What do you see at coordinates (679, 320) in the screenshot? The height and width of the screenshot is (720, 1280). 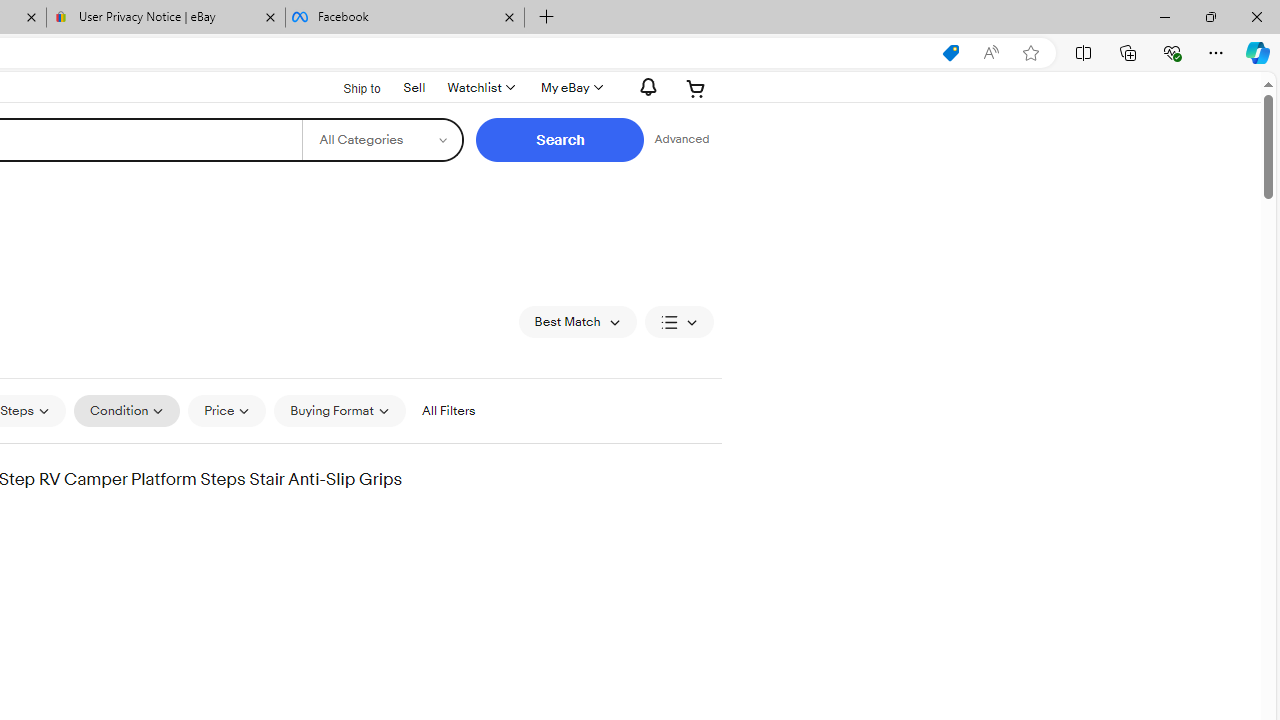 I see `'View: List View'` at bounding box center [679, 320].